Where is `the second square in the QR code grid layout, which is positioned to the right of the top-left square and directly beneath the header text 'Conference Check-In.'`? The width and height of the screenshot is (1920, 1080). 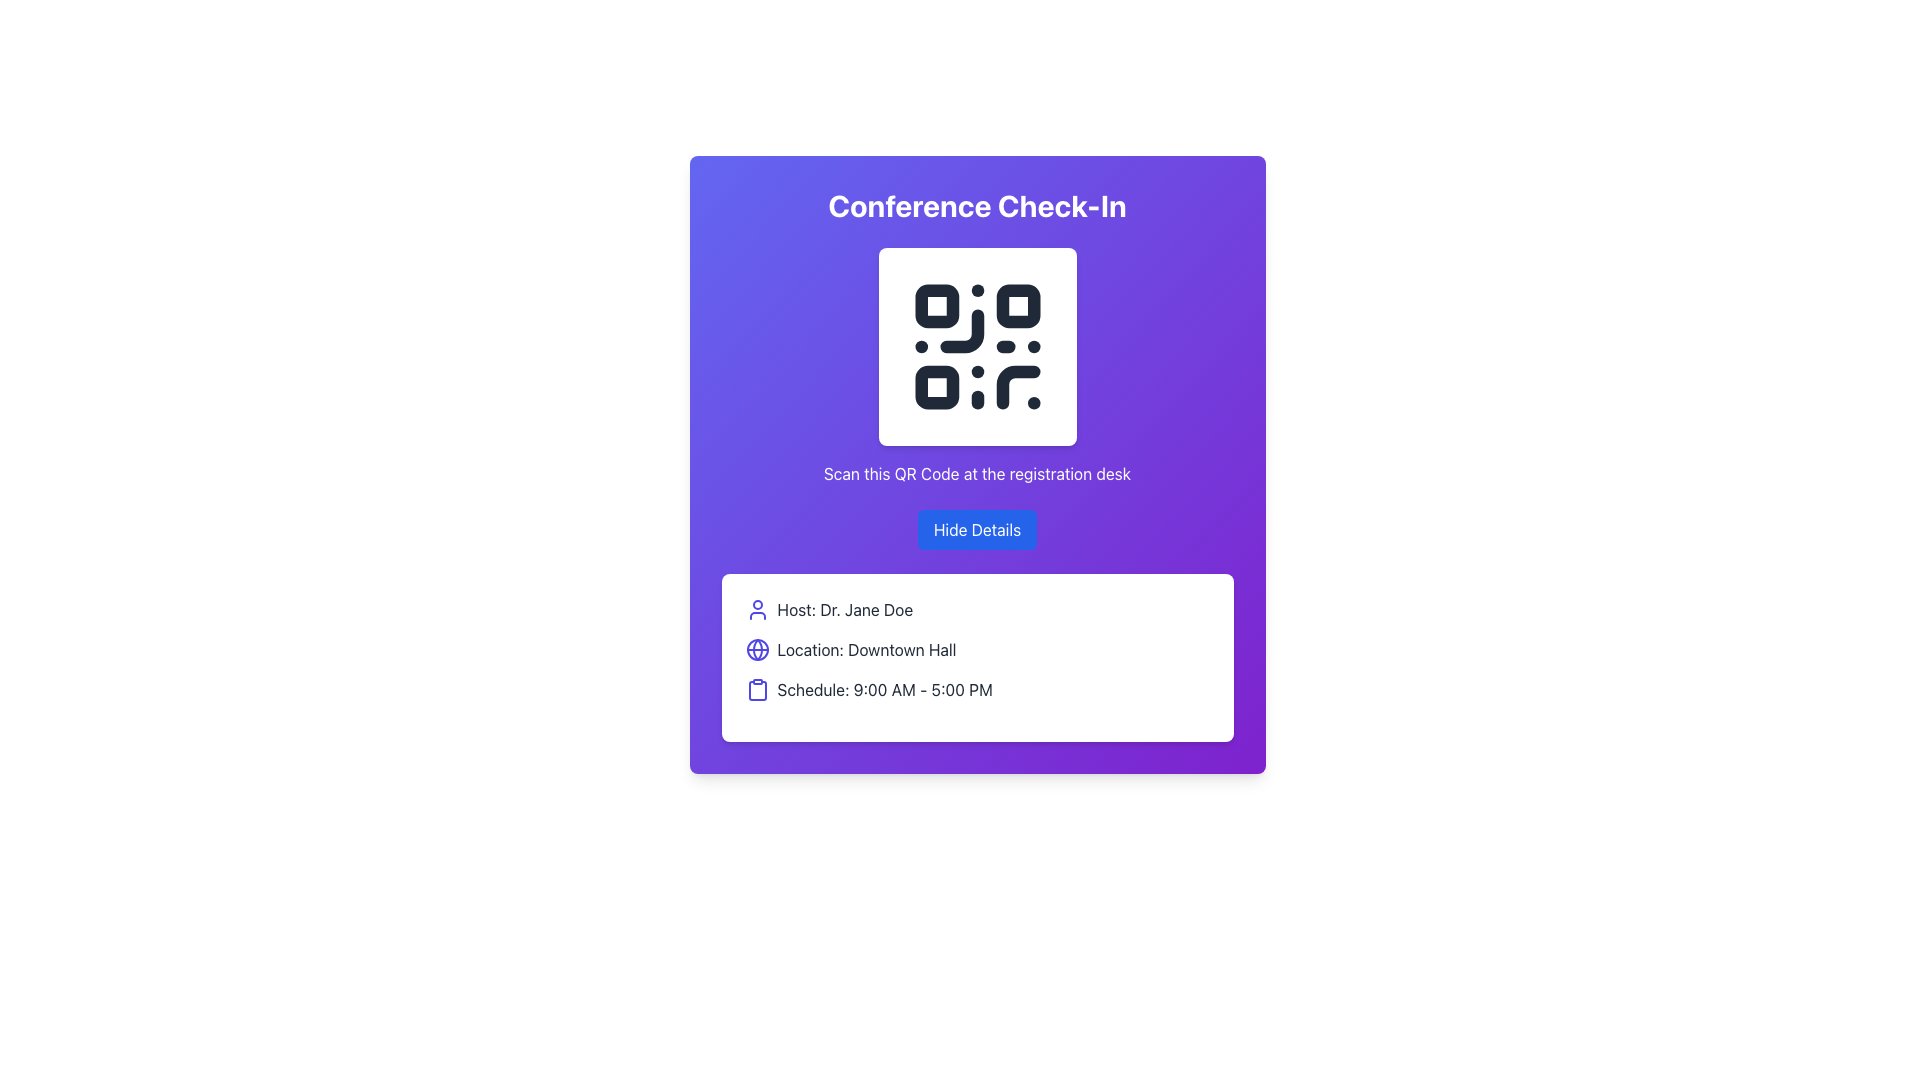 the second square in the QR code grid layout, which is positioned to the right of the top-left square and directly beneath the header text 'Conference Check-In.' is located at coordinates (1018, 306).